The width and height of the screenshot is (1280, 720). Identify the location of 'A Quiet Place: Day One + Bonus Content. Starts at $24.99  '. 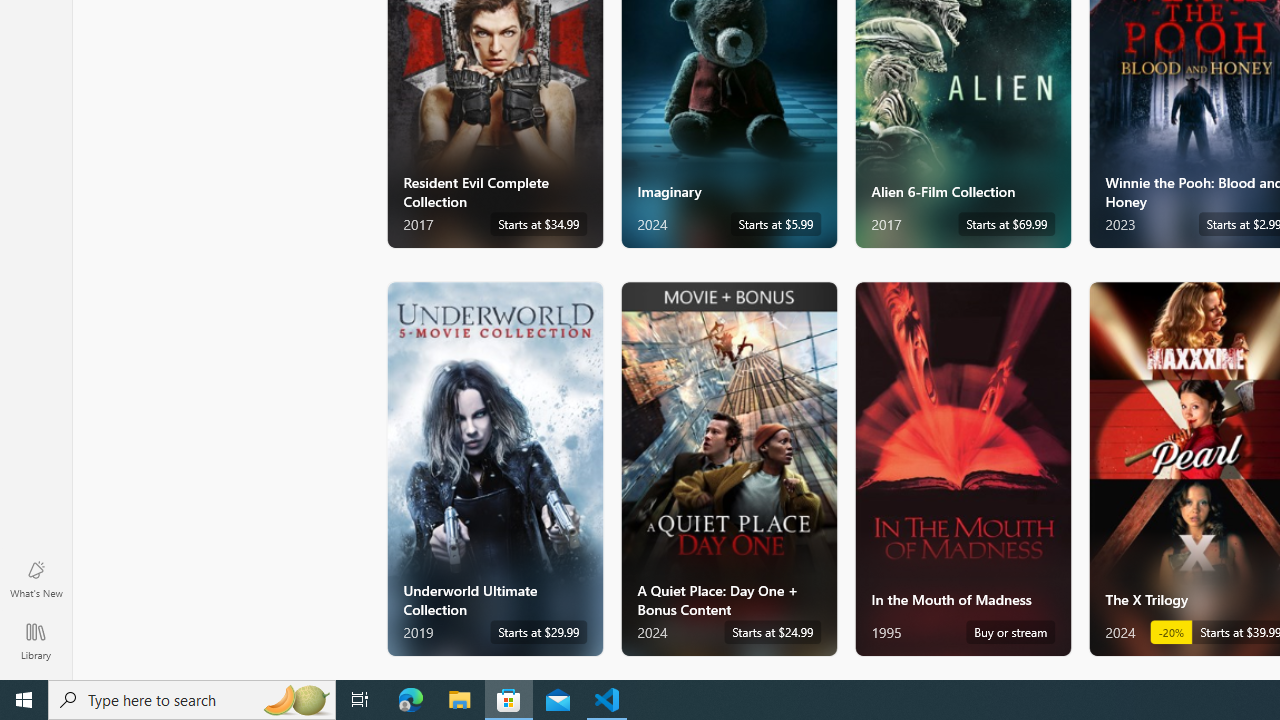
(727, 468).